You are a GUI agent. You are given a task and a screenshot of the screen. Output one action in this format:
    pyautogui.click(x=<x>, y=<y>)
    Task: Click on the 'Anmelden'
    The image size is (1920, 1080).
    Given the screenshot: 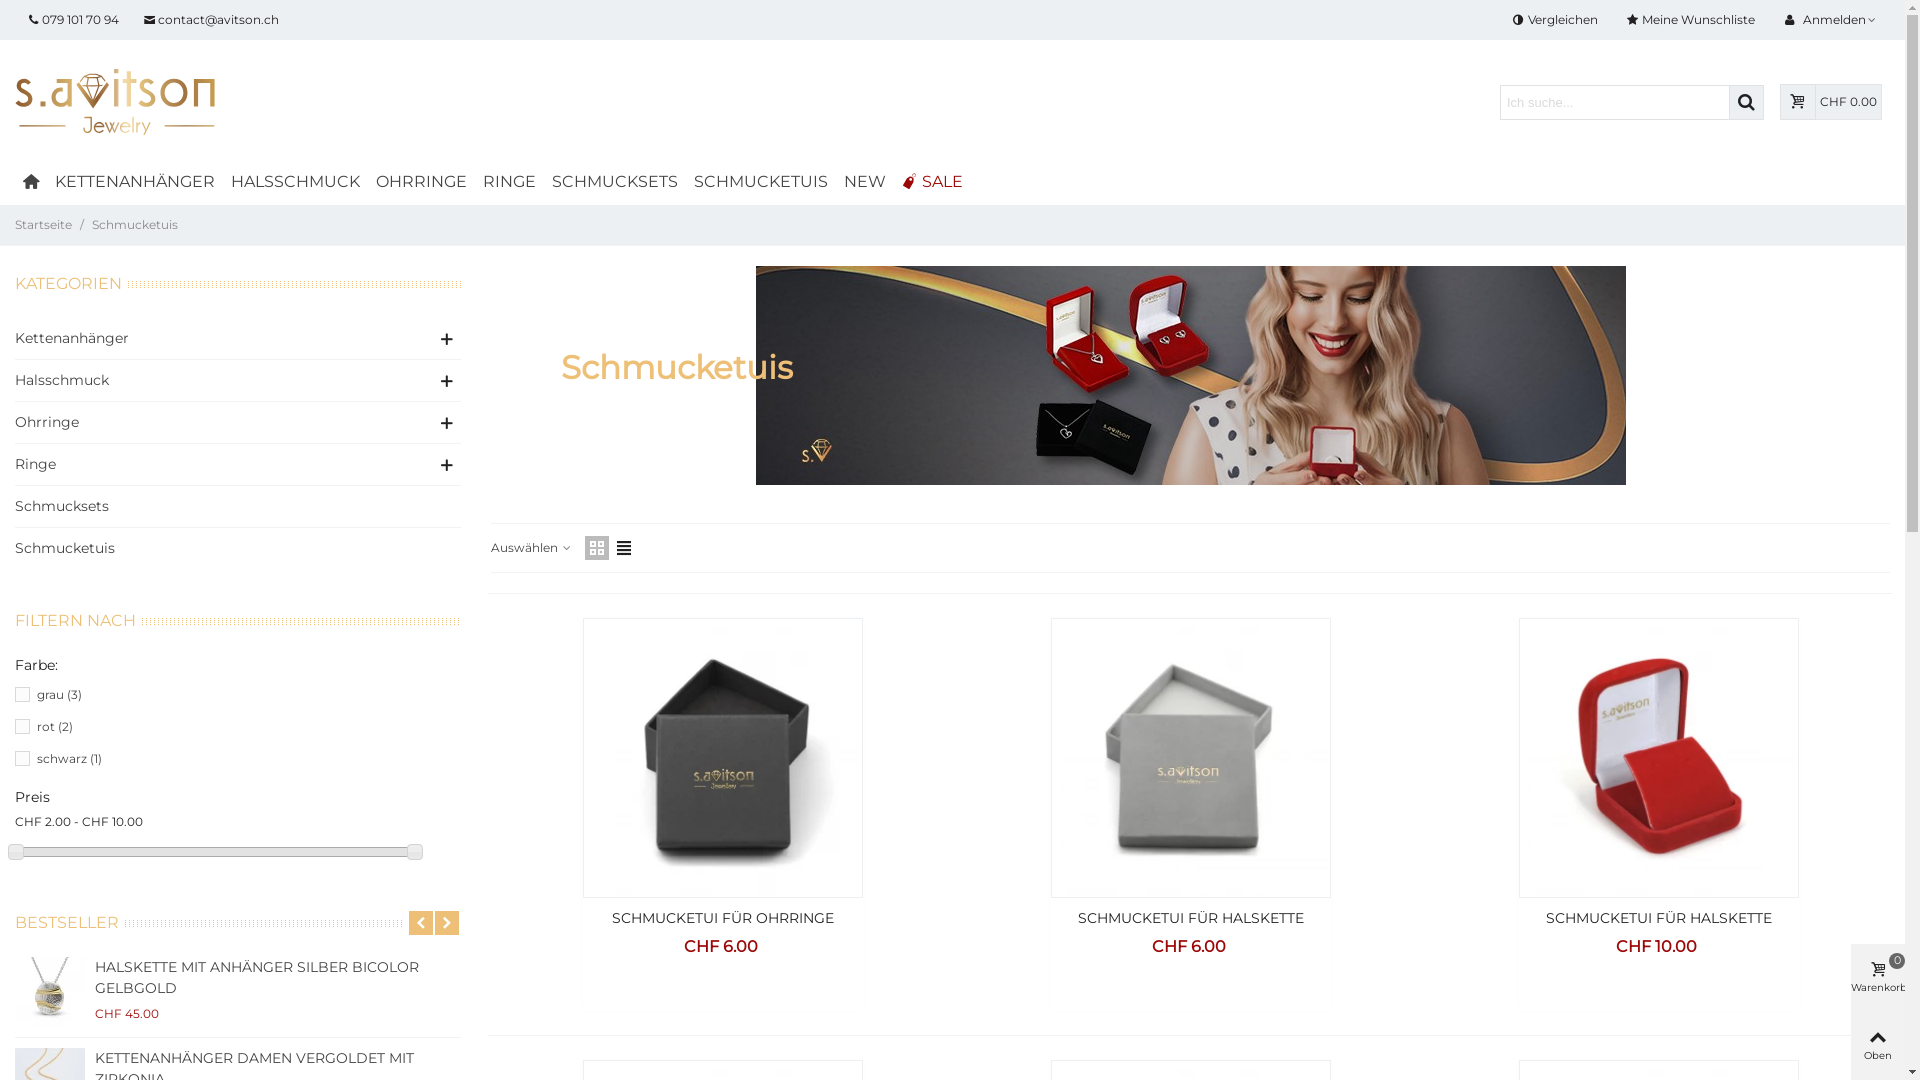 What is the action you would take?
    pyautogui.click(x=1830, y=19)
    